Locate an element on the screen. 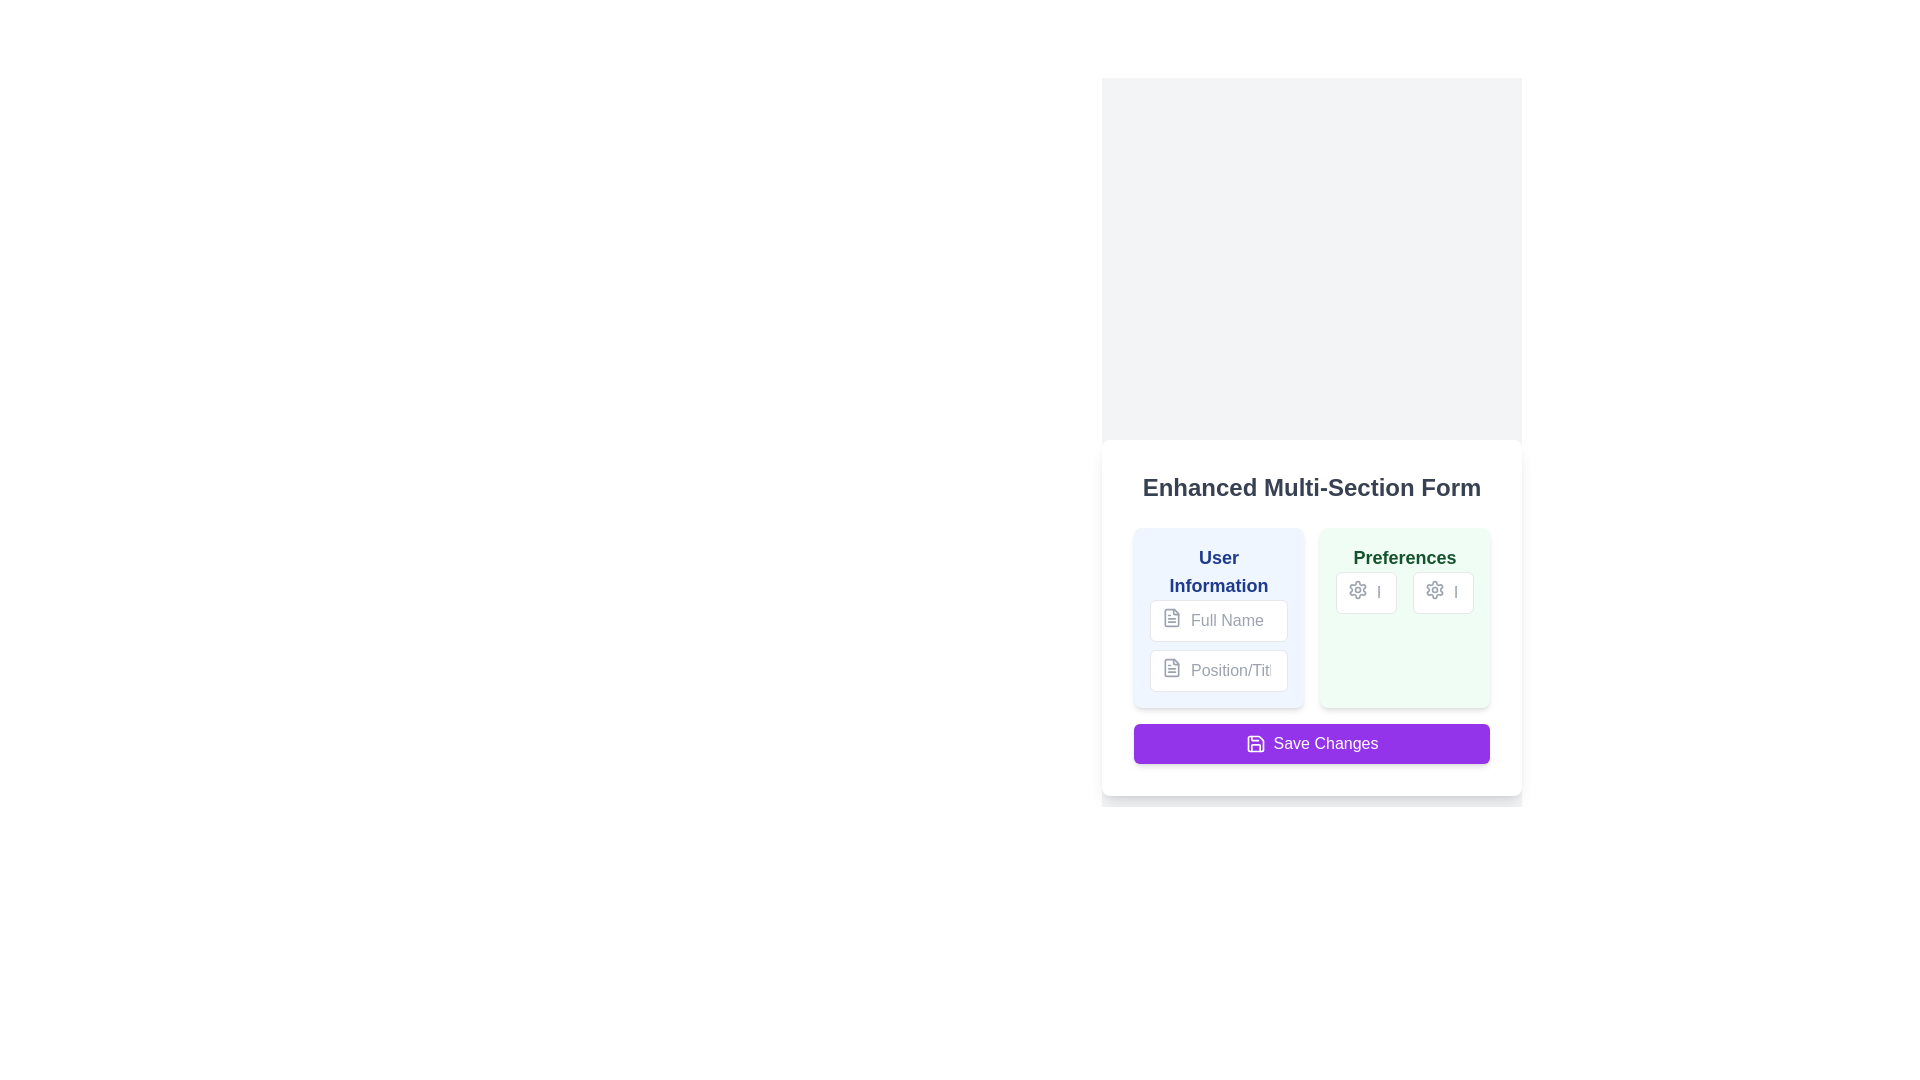  the gear-shaped icon button located to the right of the 'Preferences' section is located at coordinates (1358, 589).